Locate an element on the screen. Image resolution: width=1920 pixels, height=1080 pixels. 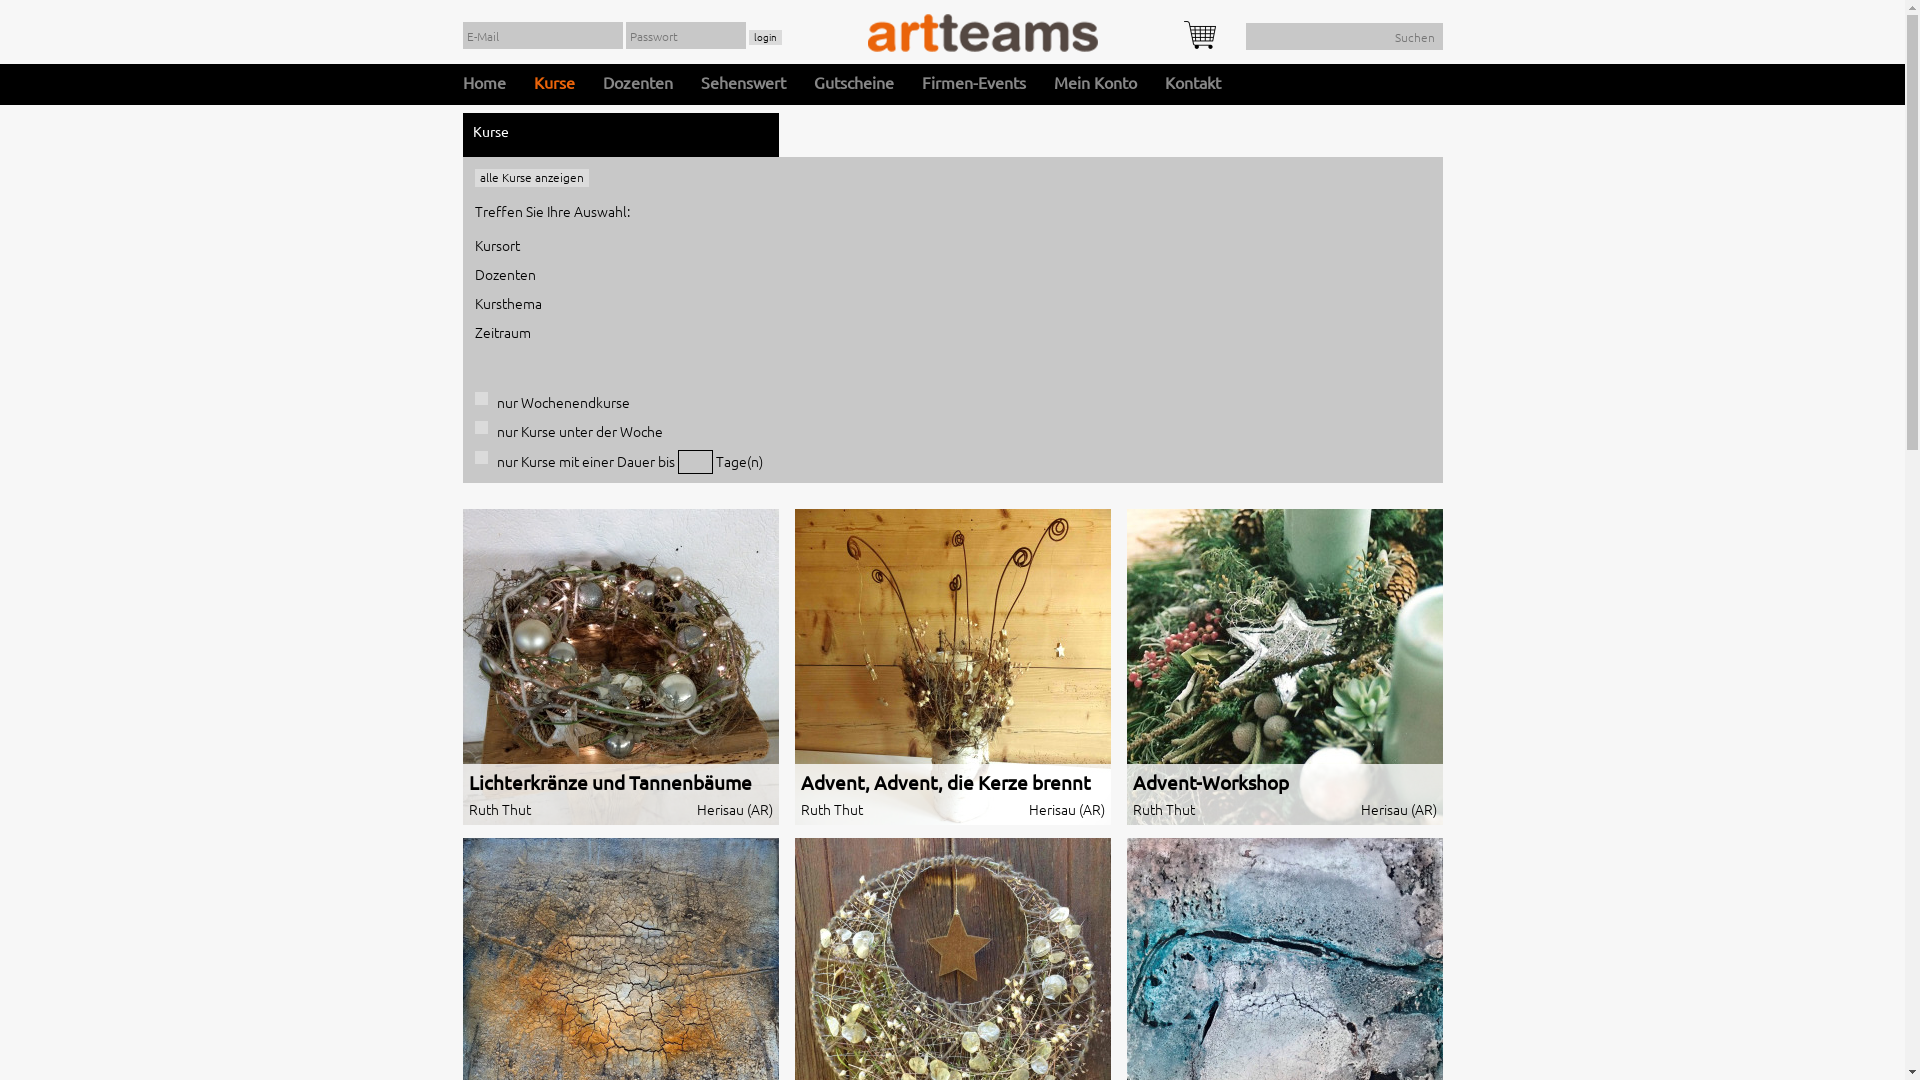
'Warenkorb' is located at coordinates (1200, 34).